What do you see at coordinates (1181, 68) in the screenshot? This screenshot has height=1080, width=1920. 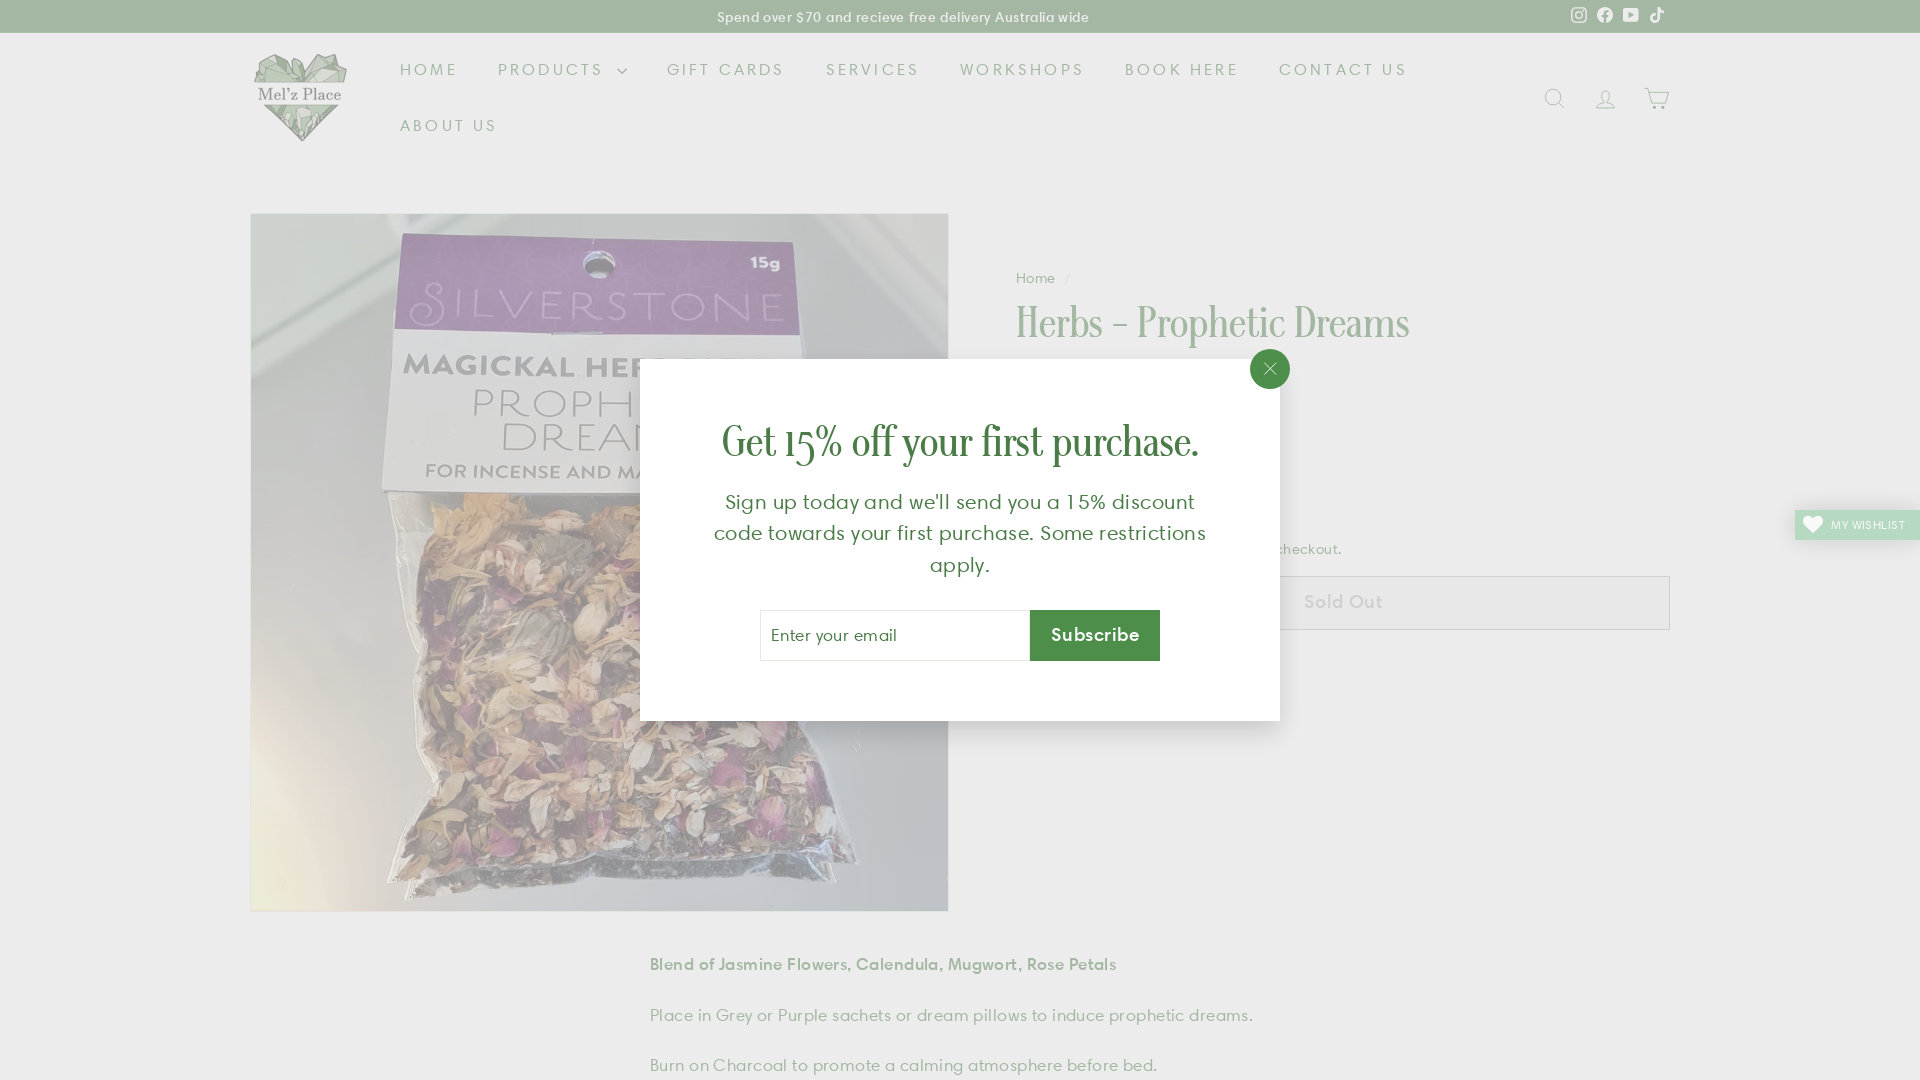 I see `'BOOK HERE'` at bounding box center [1181, 68].